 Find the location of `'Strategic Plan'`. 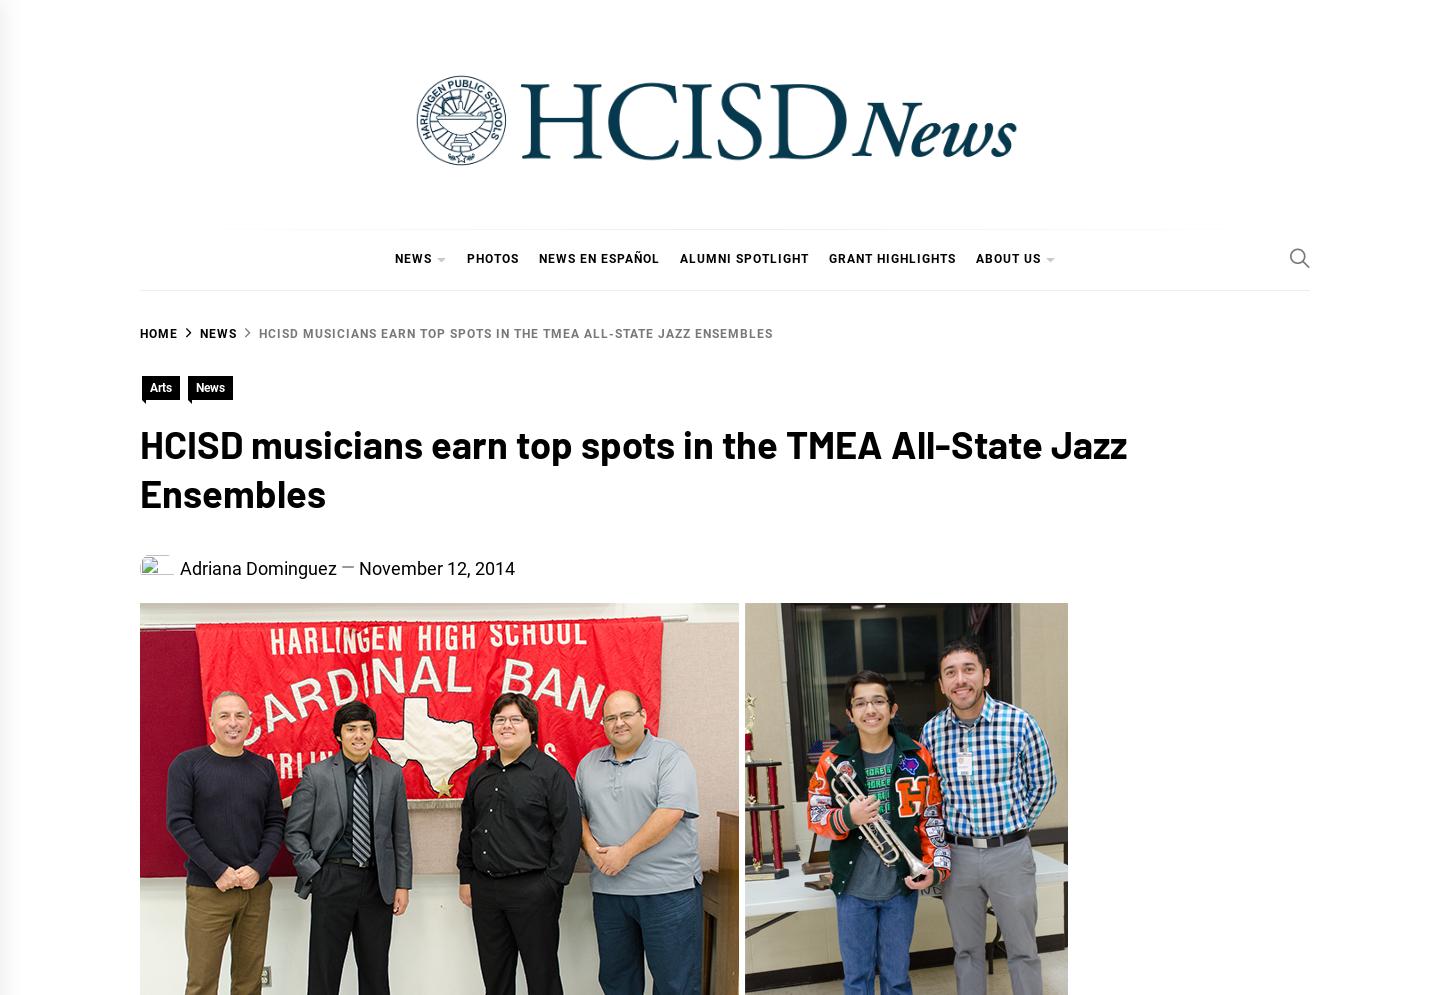

'Strategic Plan' is located at coordinates (897, 445).